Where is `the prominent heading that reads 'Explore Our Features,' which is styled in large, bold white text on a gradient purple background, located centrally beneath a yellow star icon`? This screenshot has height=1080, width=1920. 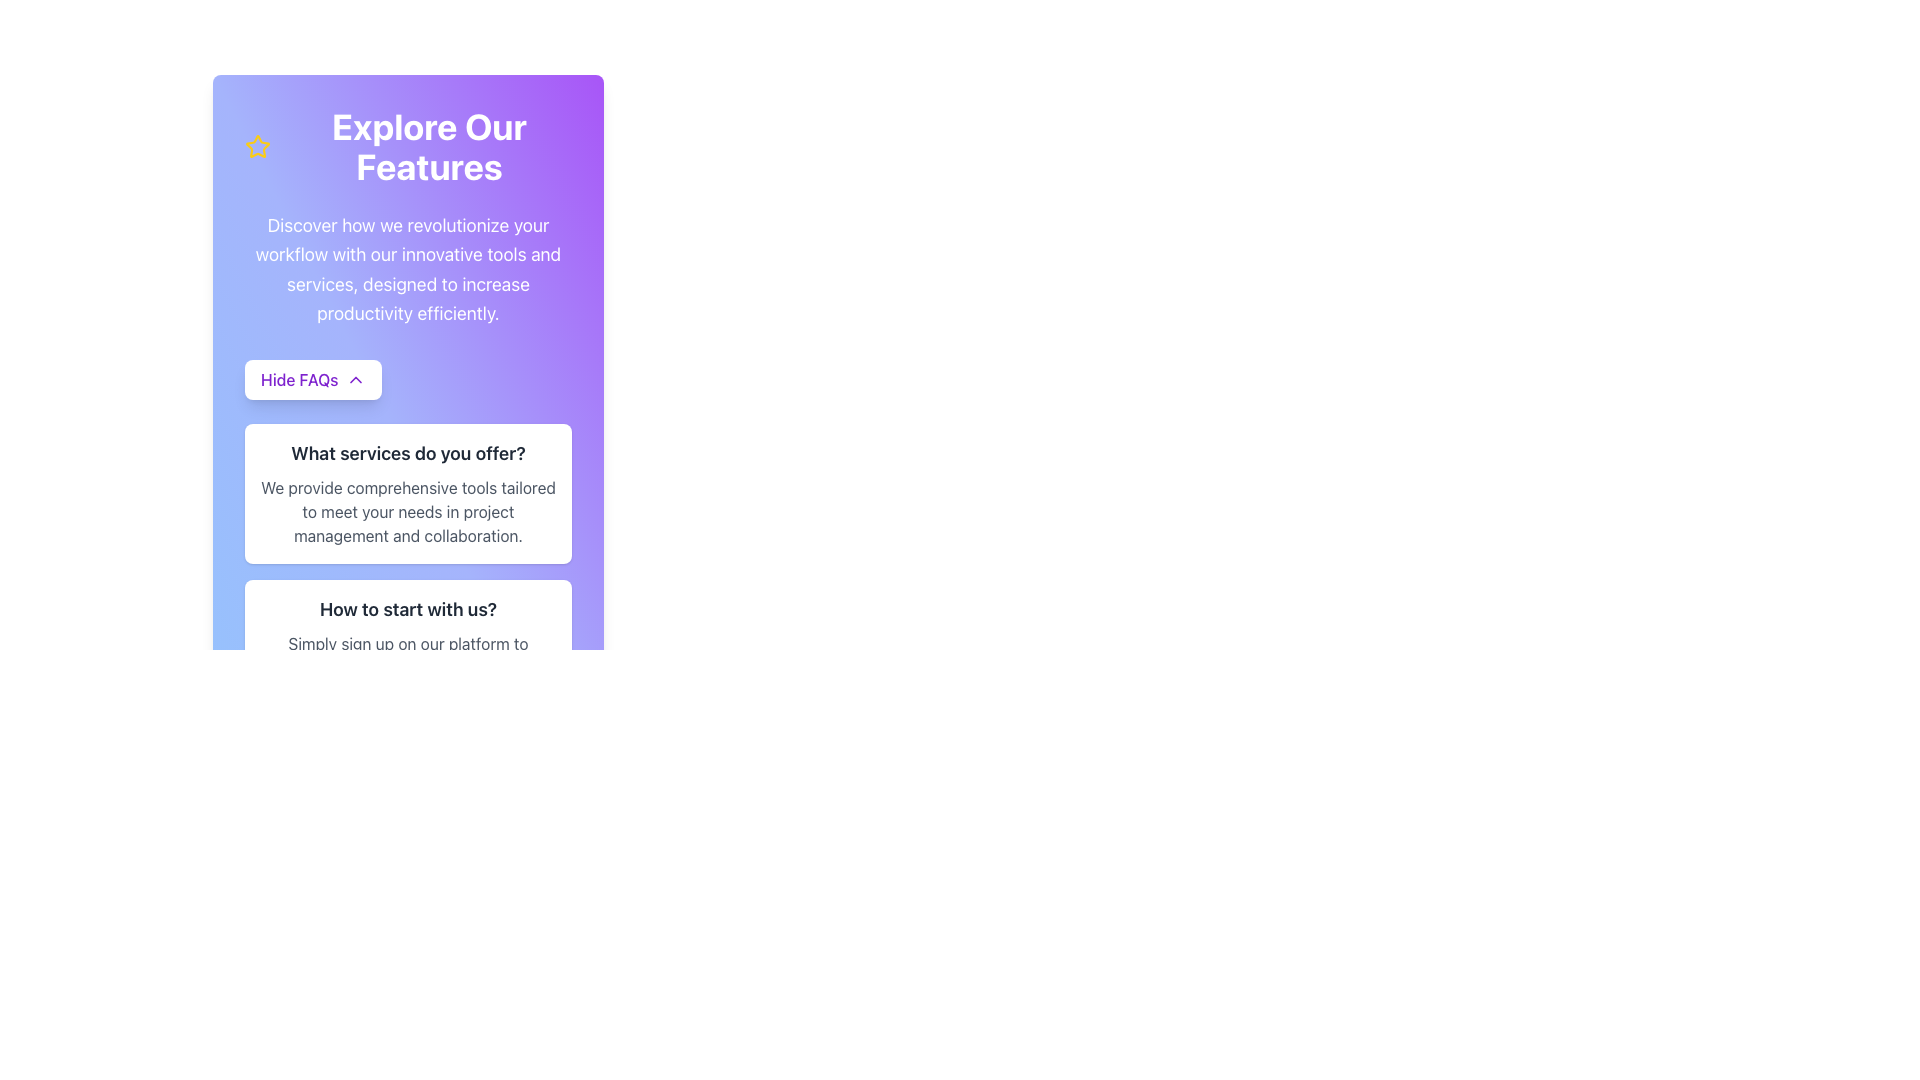
the prominent heading that reads 'Explore Our Features,' which is styled in large, bold white text on a gradient purple background, located centrally beneath a yellow star icon is located at coordinates (428, 145).